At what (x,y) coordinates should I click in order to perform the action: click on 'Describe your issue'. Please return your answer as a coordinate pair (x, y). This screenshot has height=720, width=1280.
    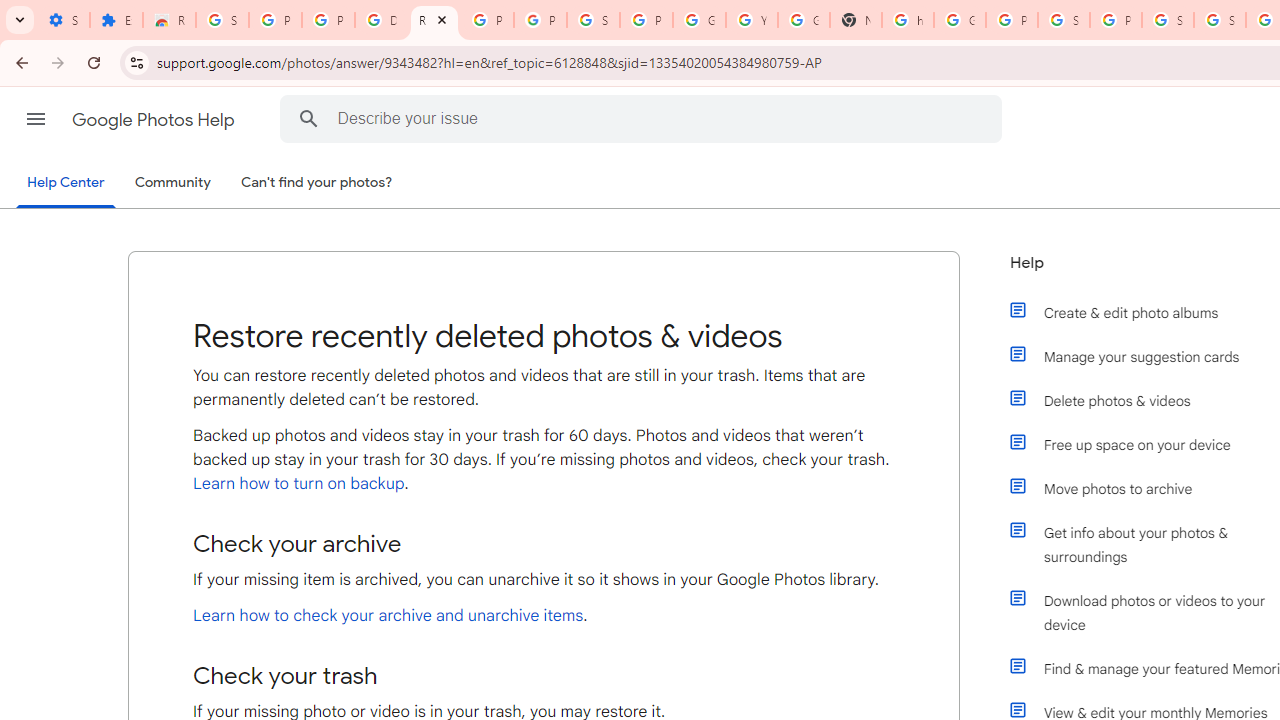
    Looking at the image, I should click on (645, 118).